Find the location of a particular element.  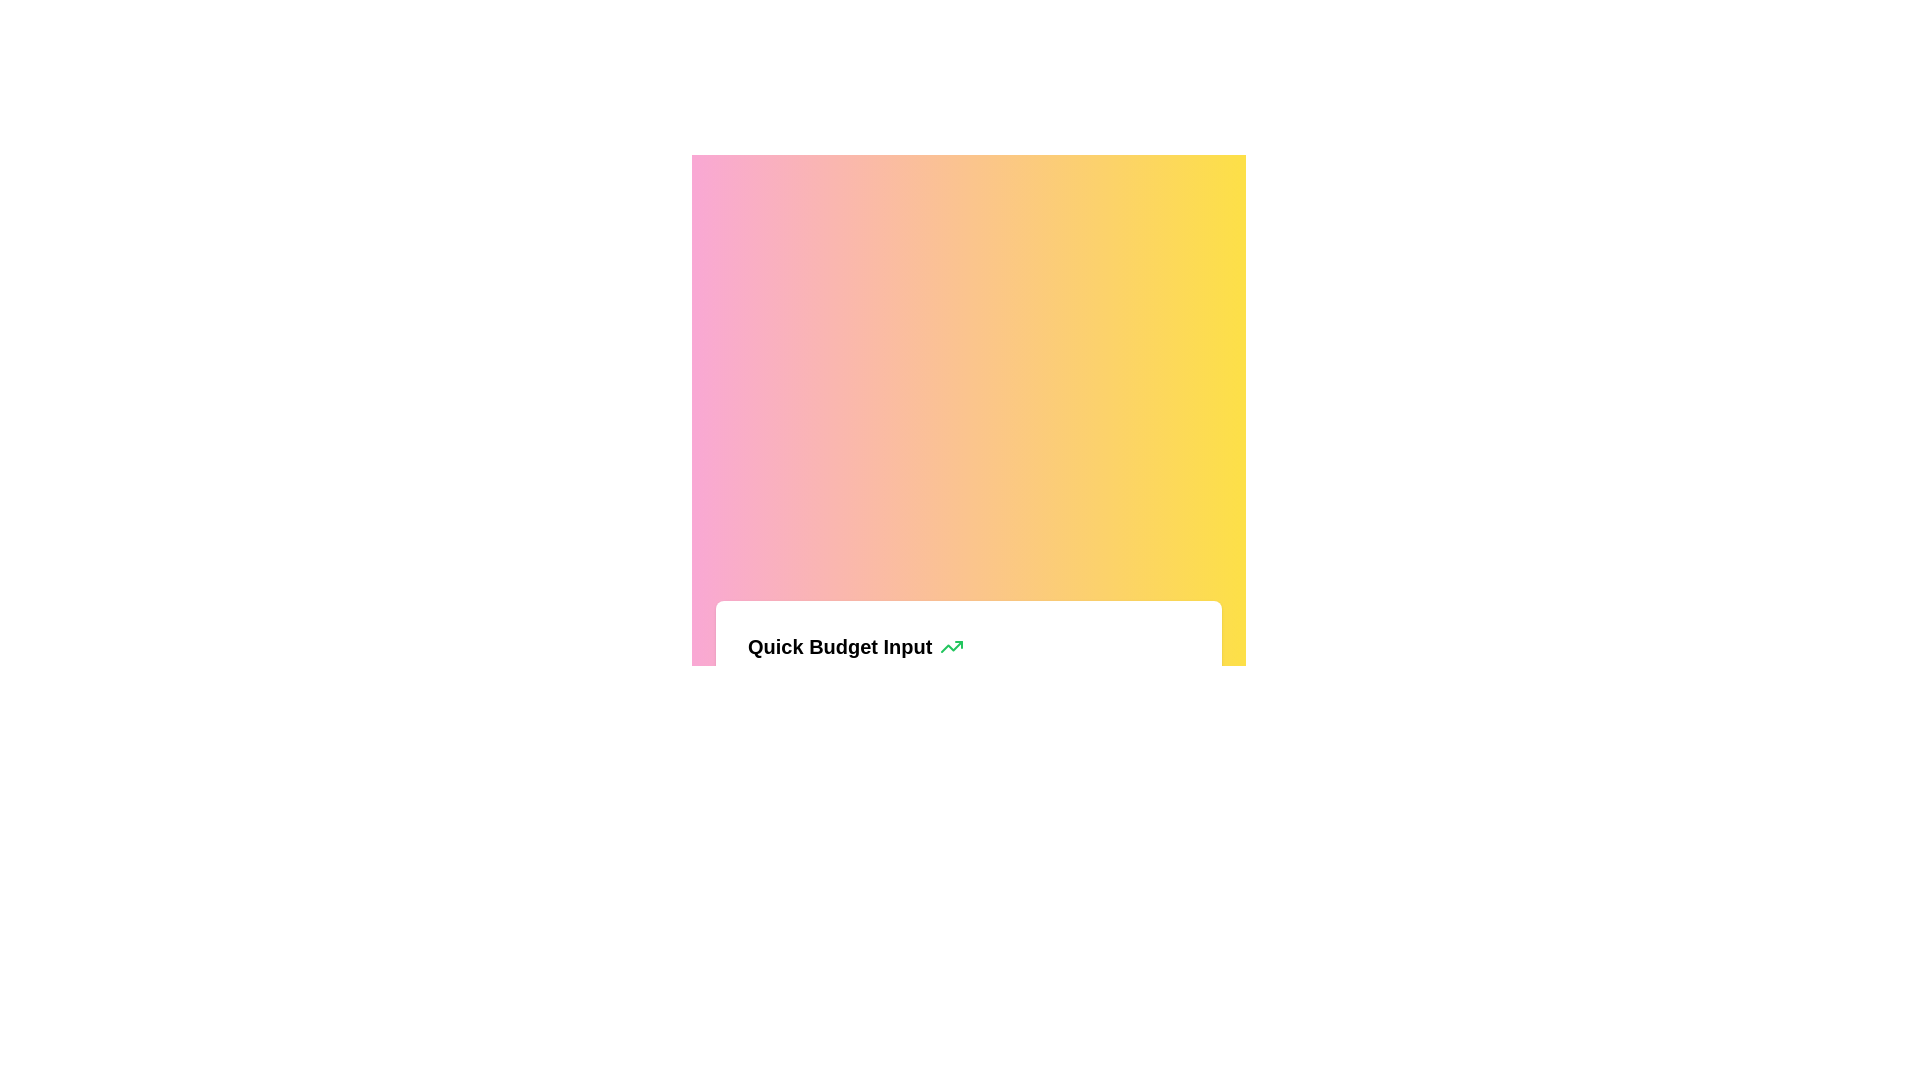

the title text located at the top-left corner of the panel, which provides context for the content below it is located at coordinates (969, 647).